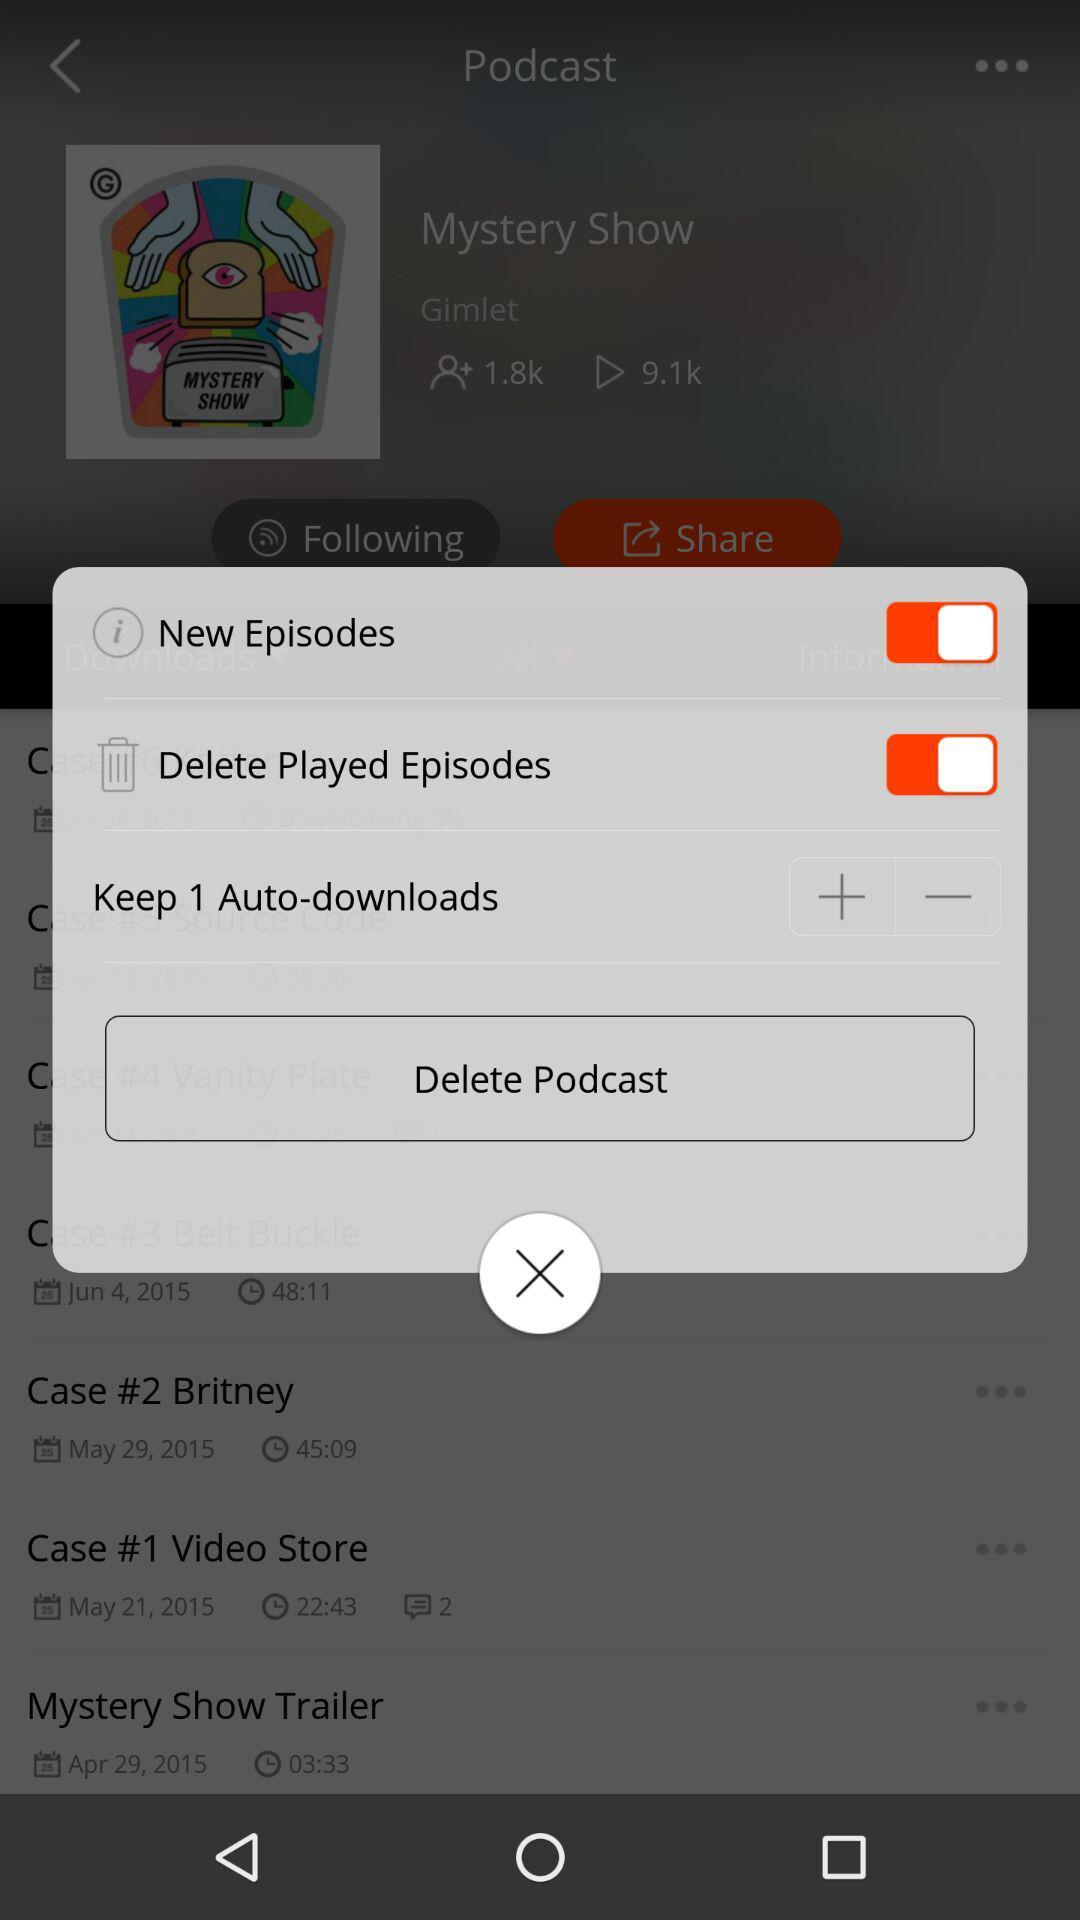 The height and width of the screenshot is (1920, 1080). What do you see at coordinates (540, 1077) in the screenshot?
I see `the delete podcast item` at bounding box center [540, 1077].